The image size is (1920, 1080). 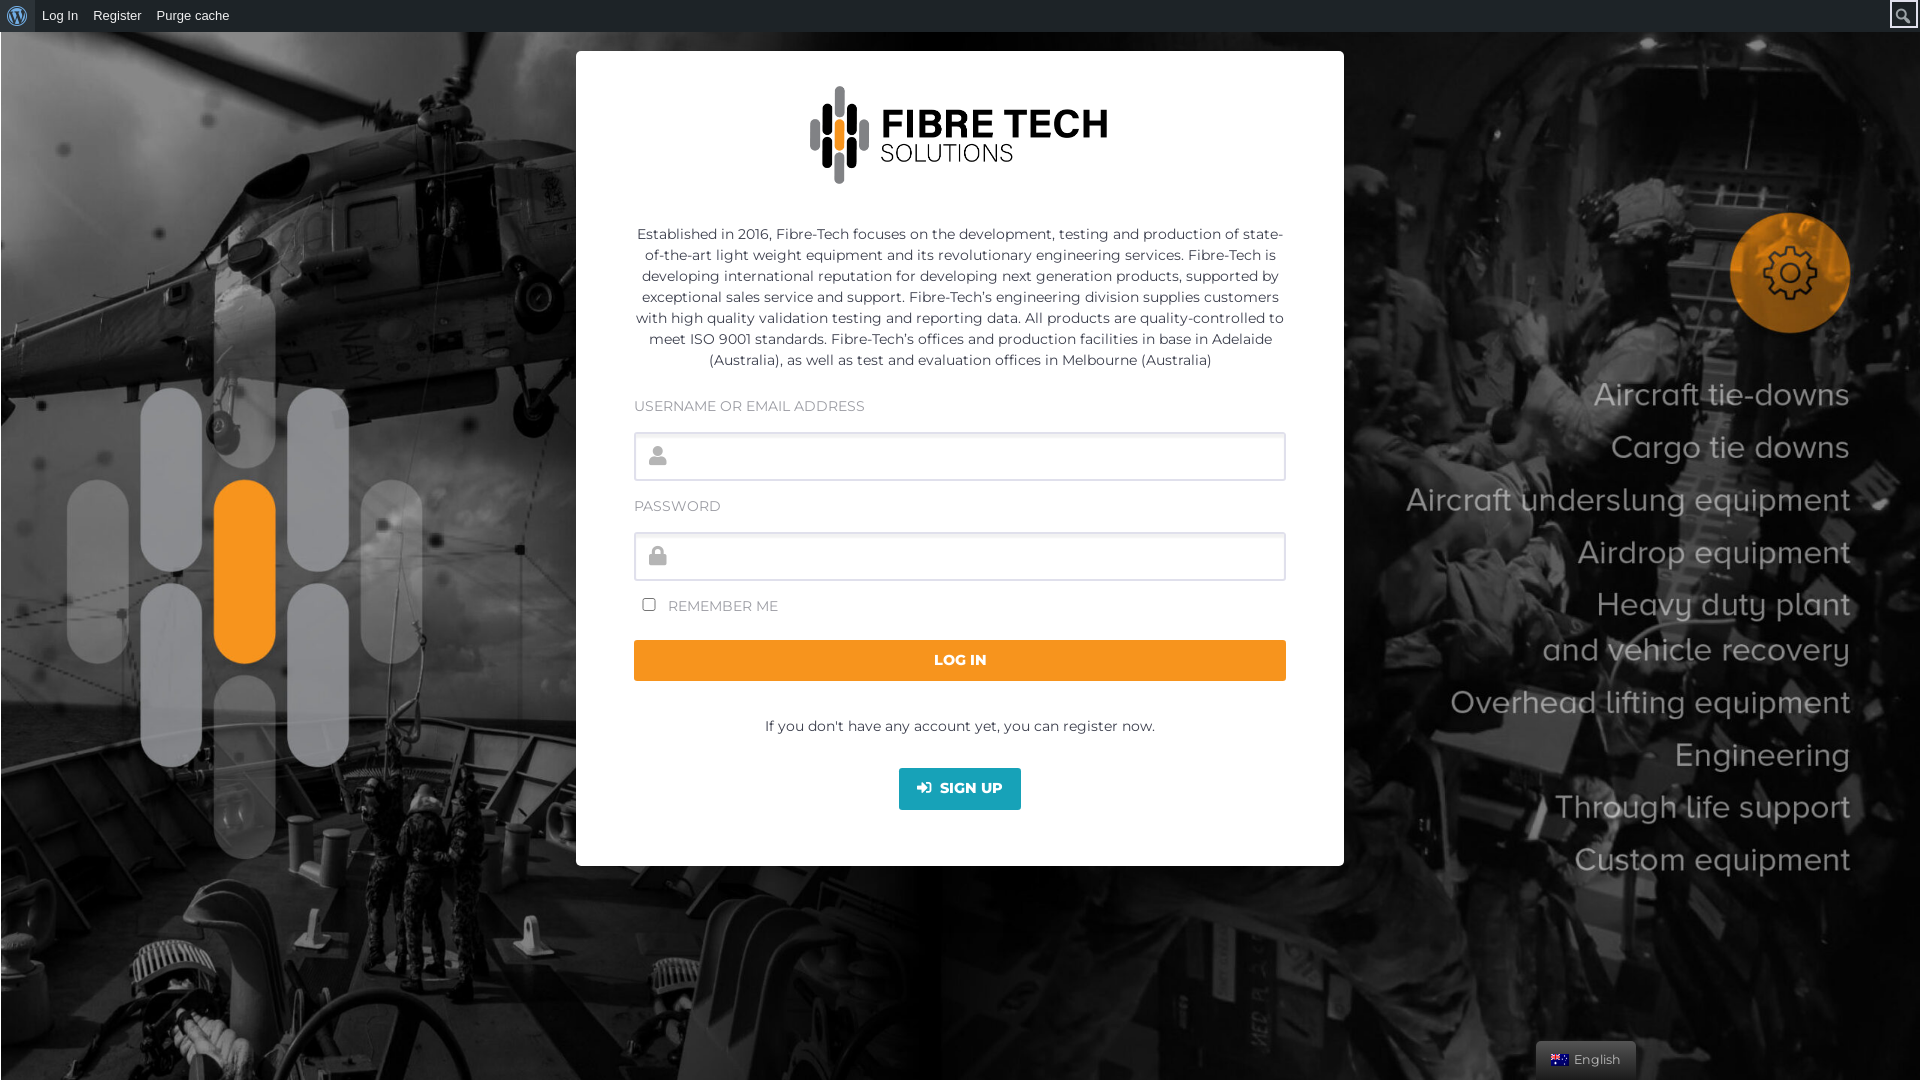 What do you see at coordinates (60, 15) in the screenshot?
I see `'Log In'` at bounding box center [60, 15].